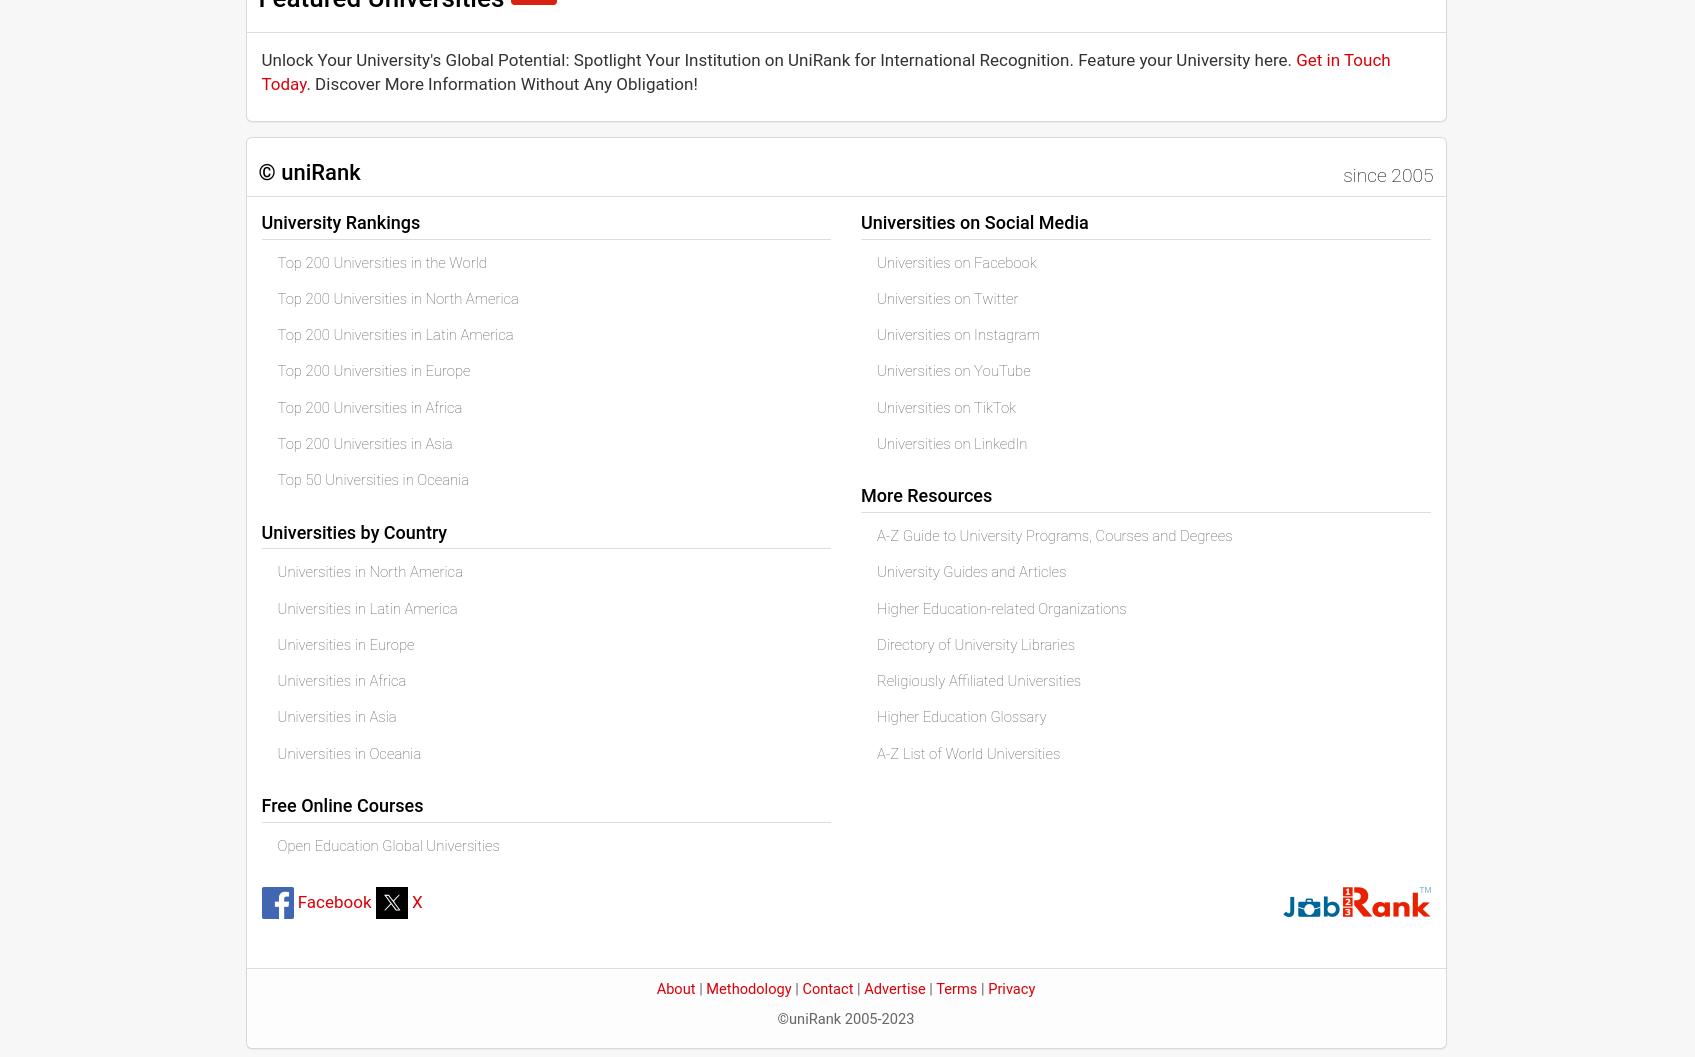 Image resolution: width=1695 pixels, height=1057 pixels. I want to click on 'Higher Education-related Organizations', so click(1000, 607).